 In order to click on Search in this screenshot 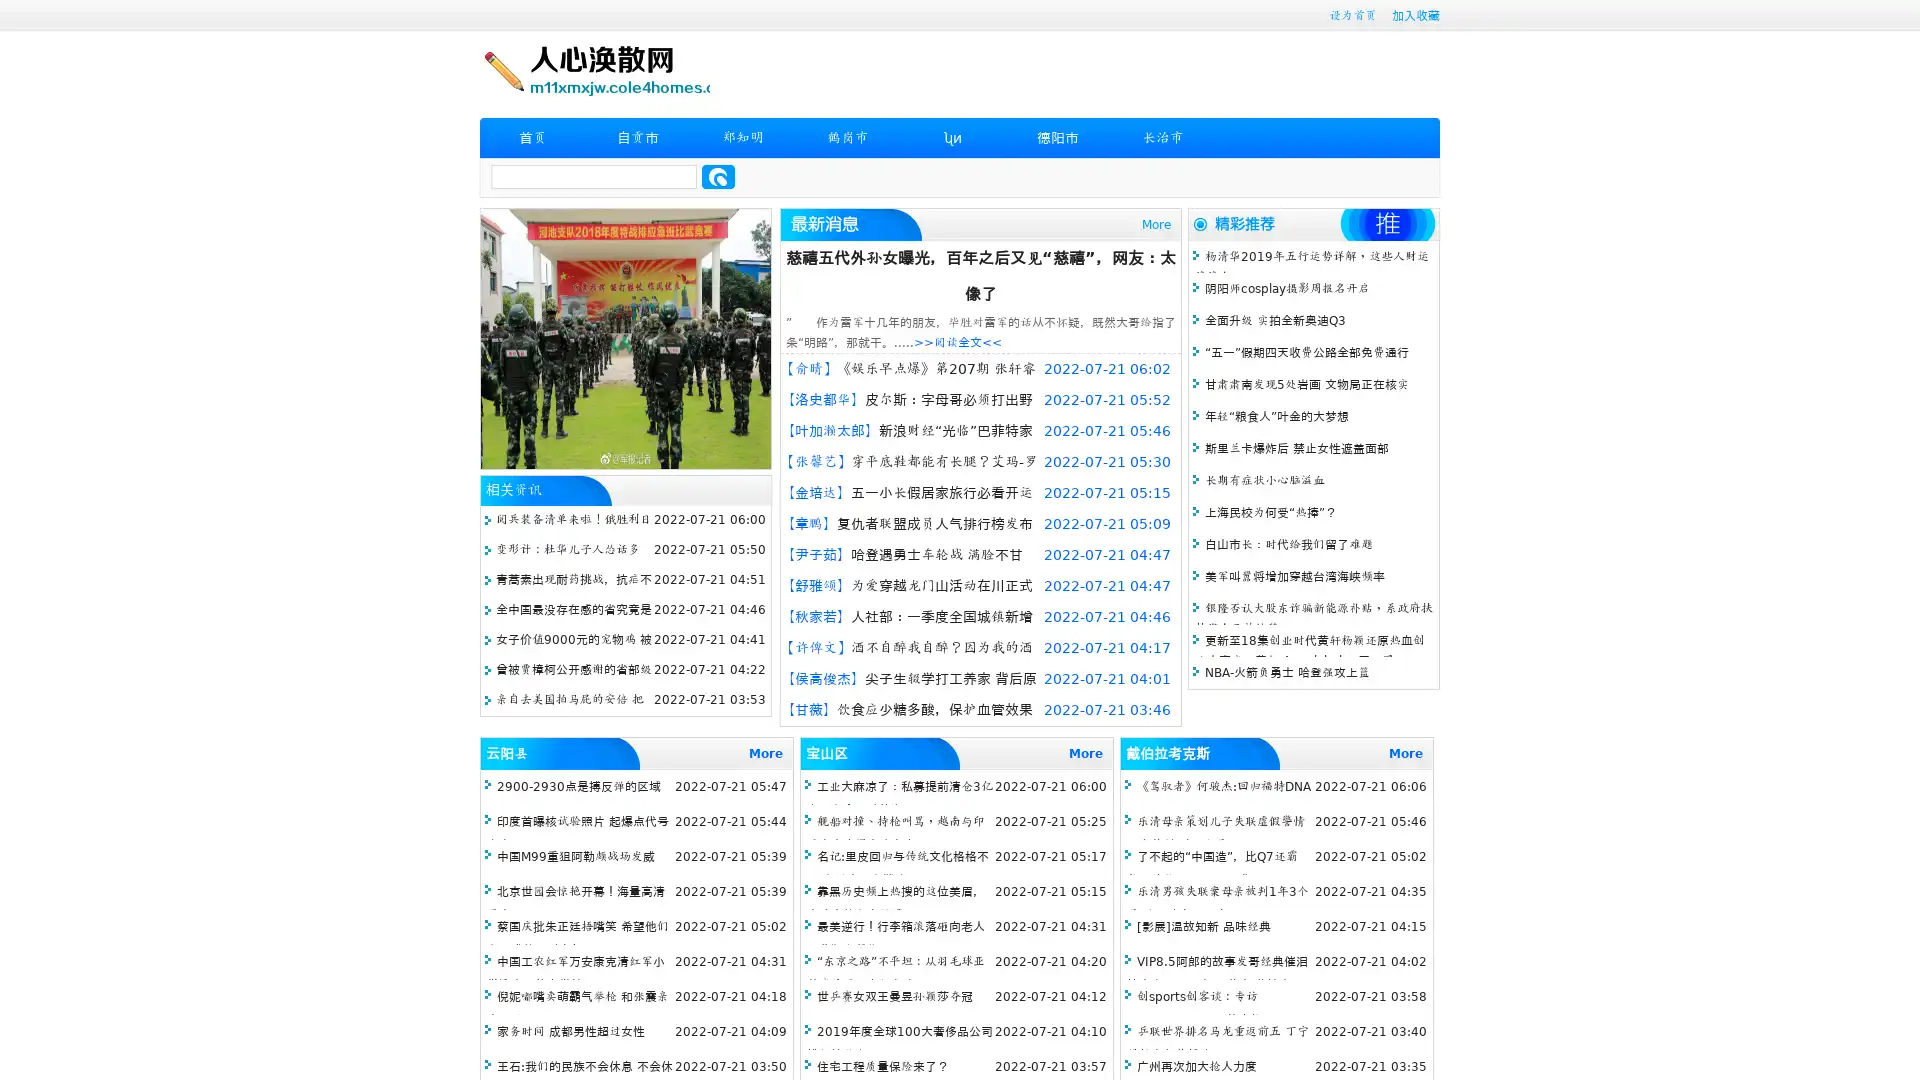, I will do `click(718, 176)`.